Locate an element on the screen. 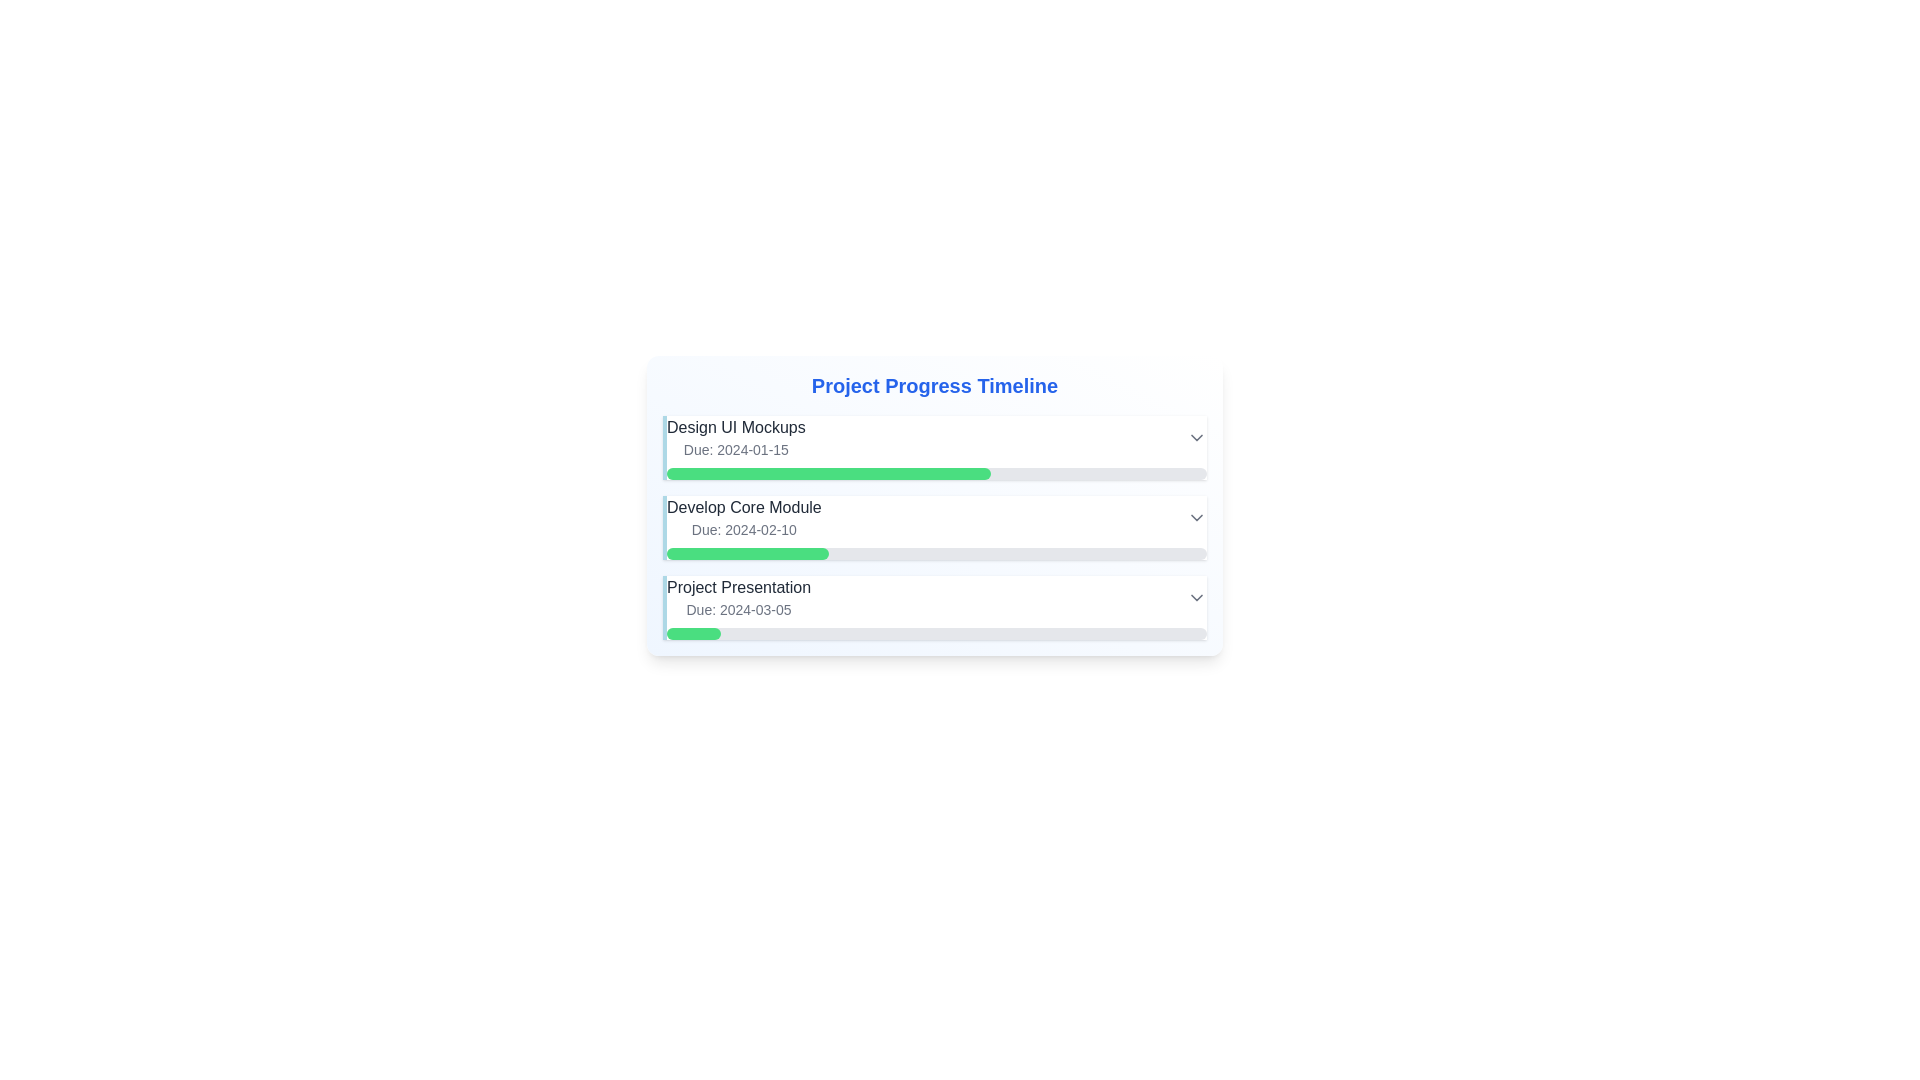  the text display element that shows 'Design UI Mockups' and its due date 'Due: 2024-01-15', positioned under the header 'Project Progress Timeline' is located at coordinates (735, 437).